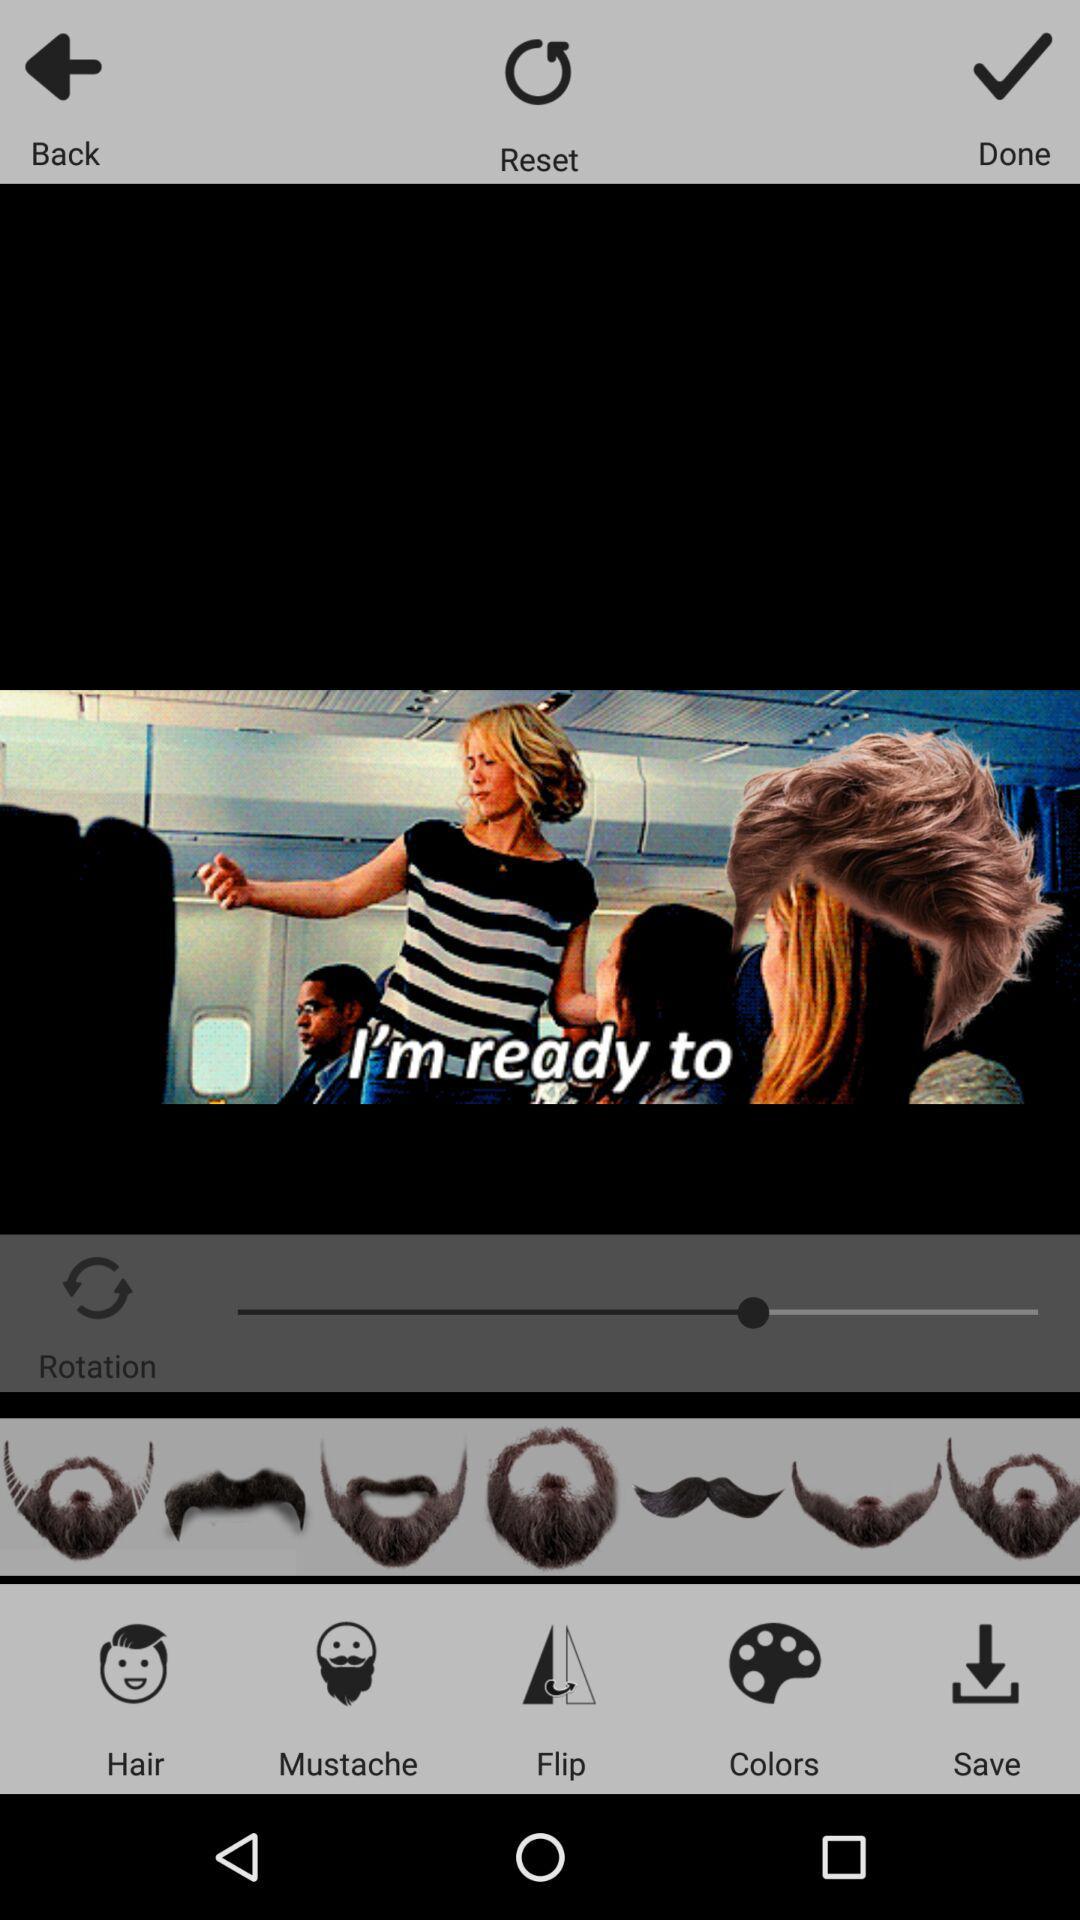 This screenshot has height=1920, width=1080. What do you see at coordinates (986, 1662) in the screenshot?
I see `the file_download icon` at bounding box center [986, 1662].